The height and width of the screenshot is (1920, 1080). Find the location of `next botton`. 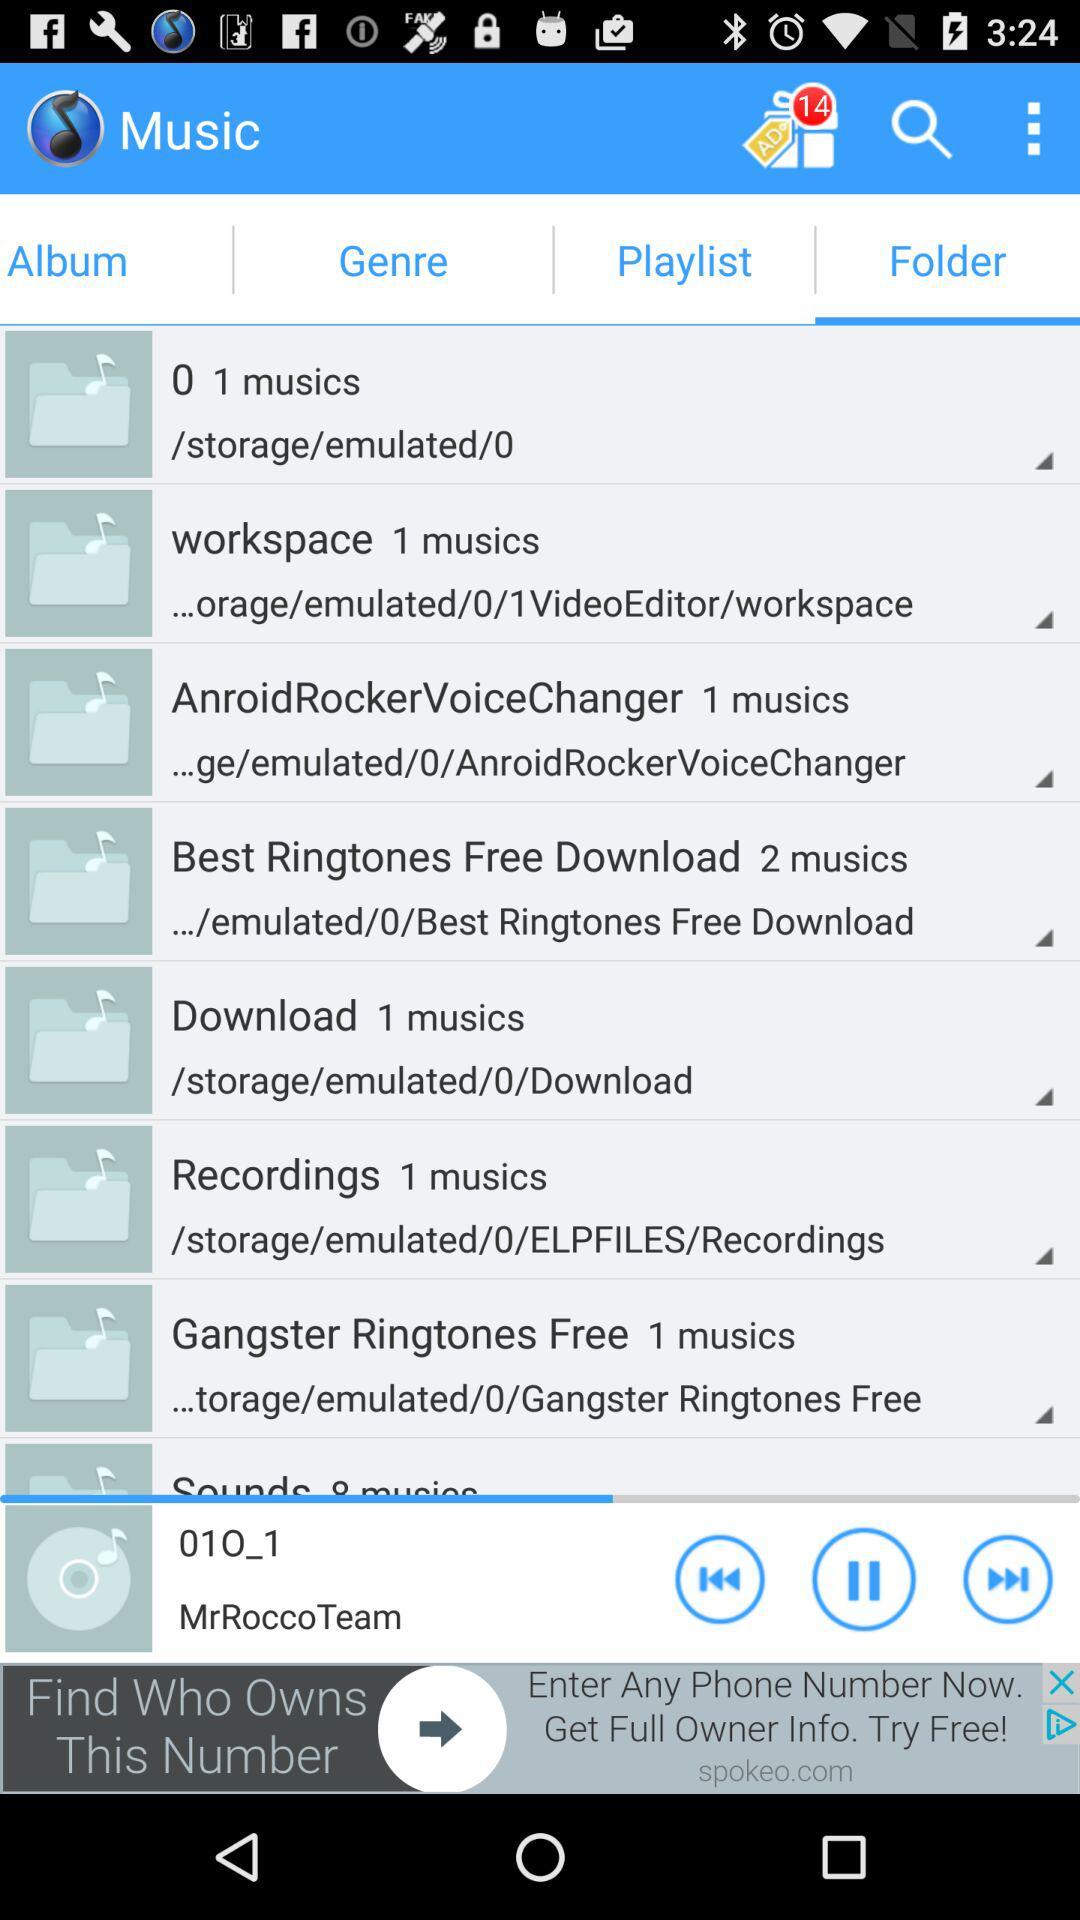

next botton is located at coordinates (1007, 1577).